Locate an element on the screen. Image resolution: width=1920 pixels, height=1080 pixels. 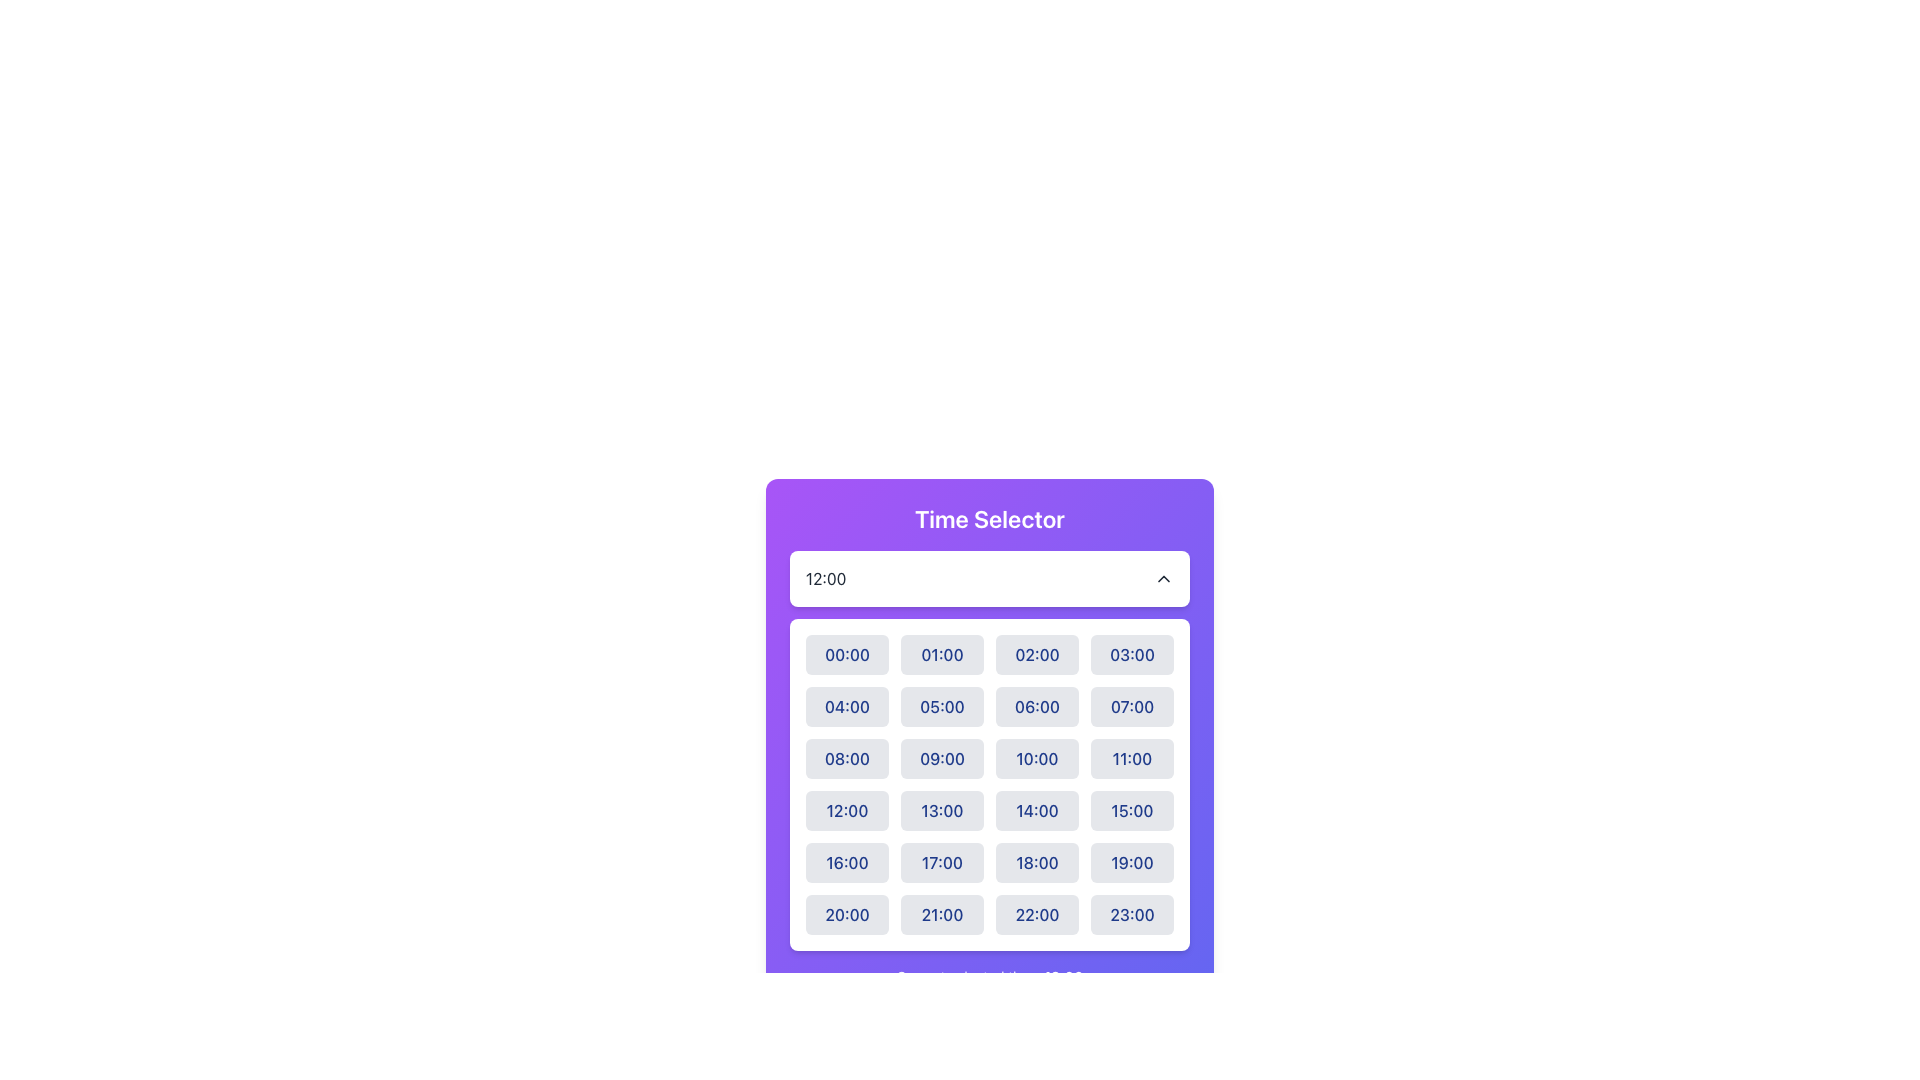
the chevron icon located at the right side of the '12:00' time entry is located at coordinates (1163, 578).